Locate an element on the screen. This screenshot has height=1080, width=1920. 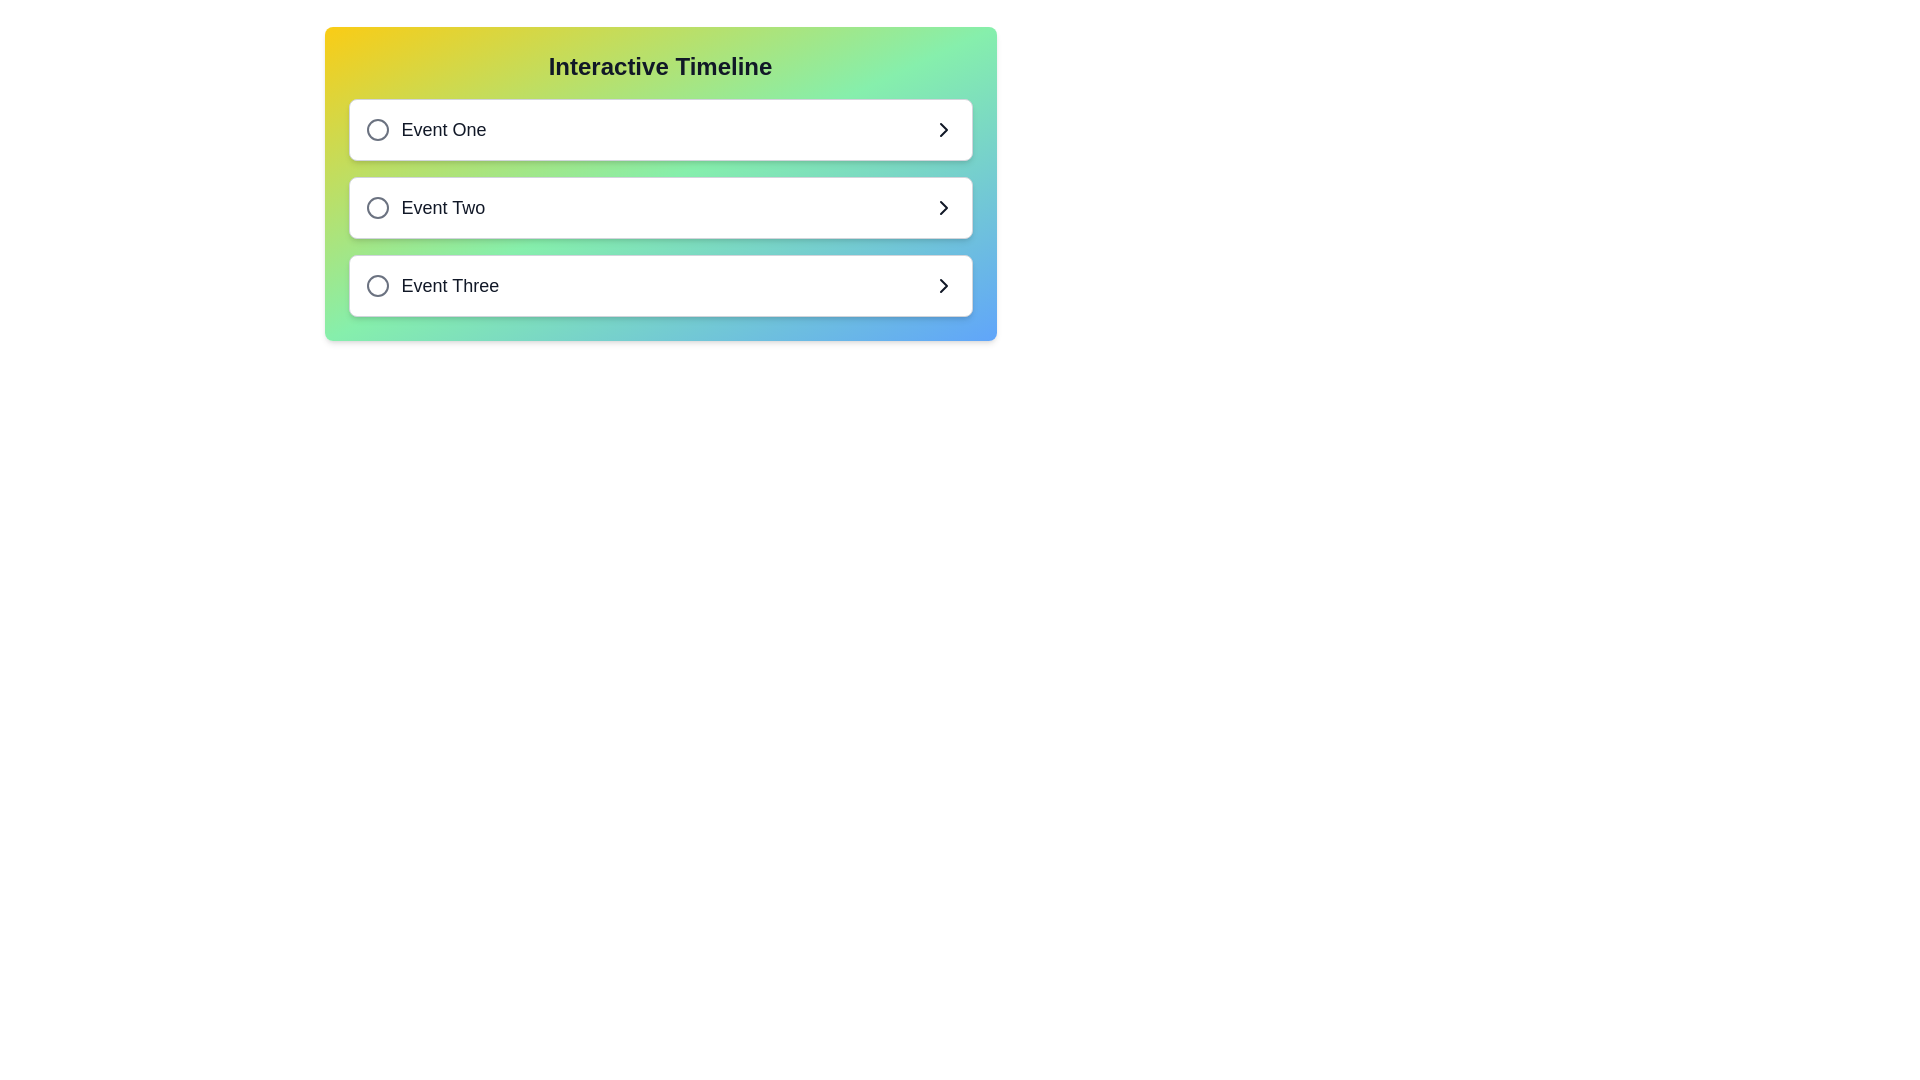
the 'Event One' text label which is bold and medium-sized, located in the first list item of a vertical event list is located at coordinates (443, 130).